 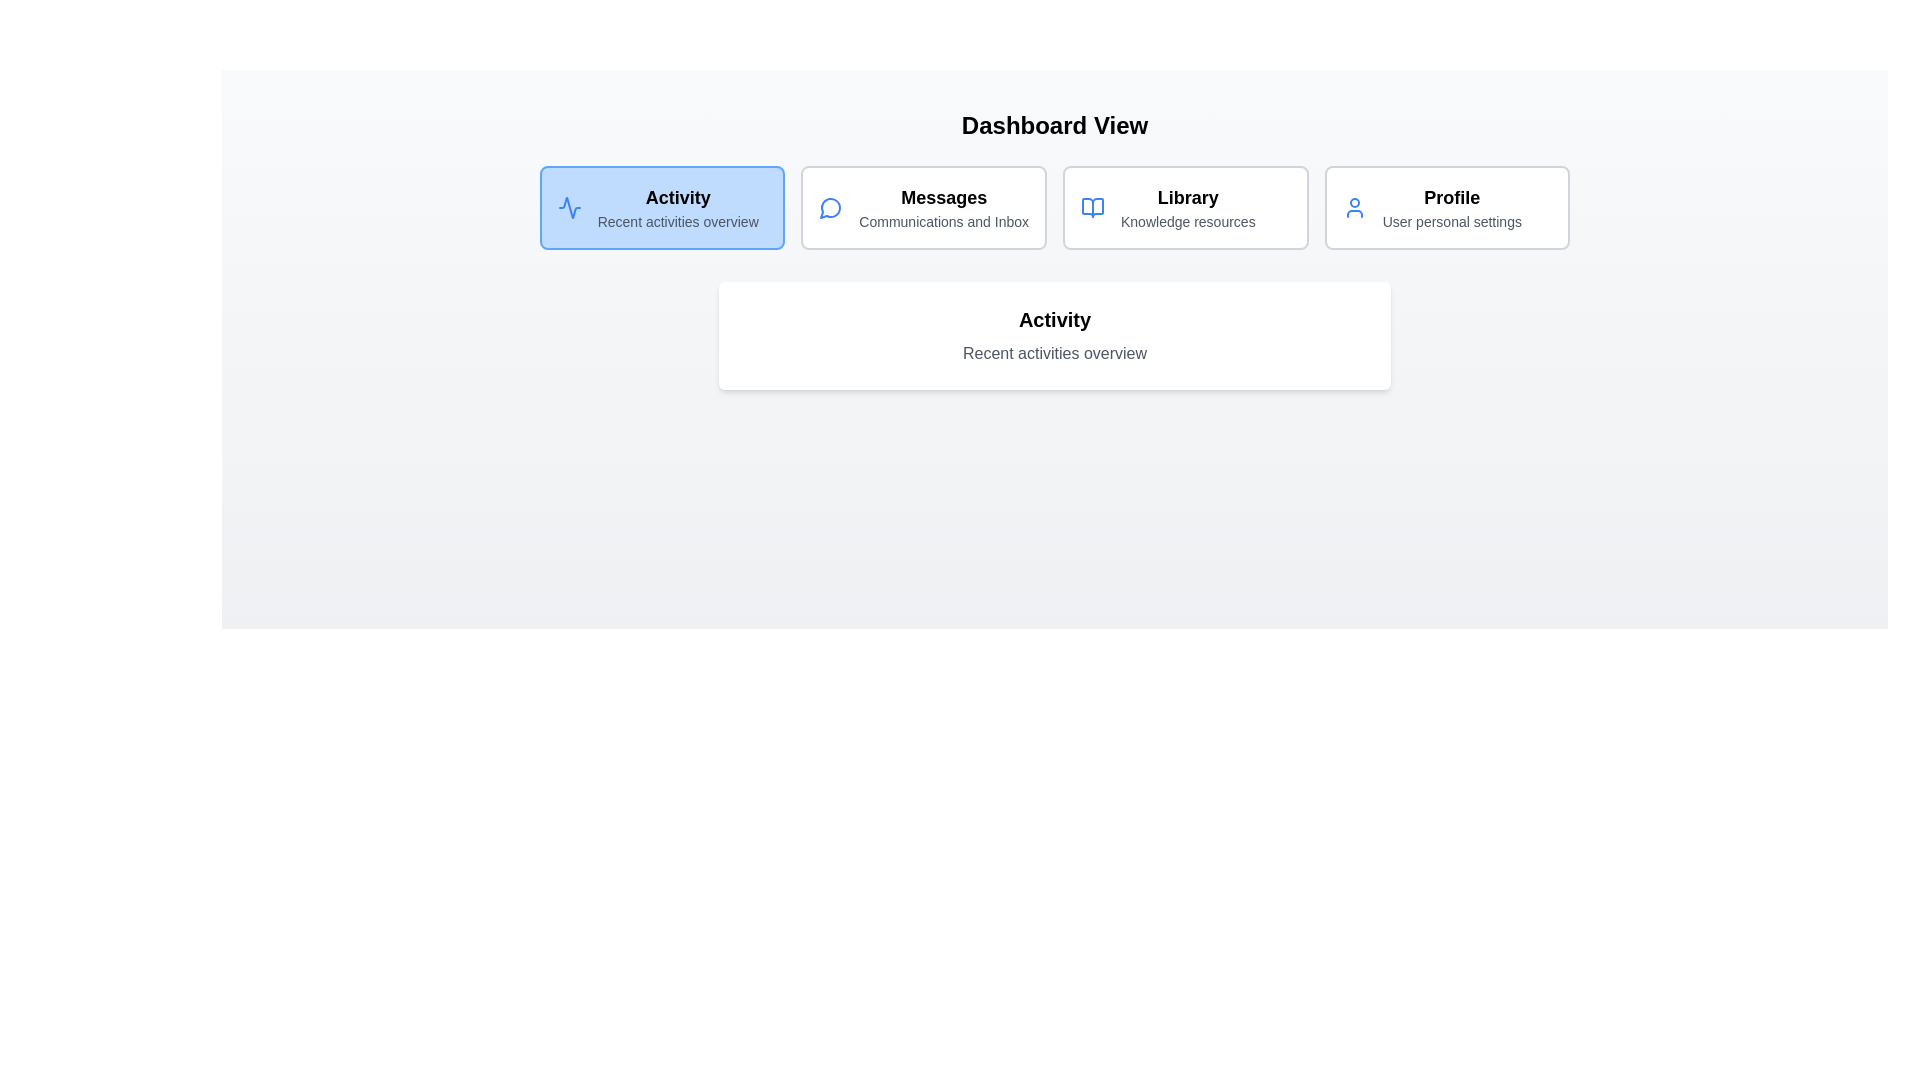 I want to click on the tab corresponding to Activity, so click(x=662, y=208).